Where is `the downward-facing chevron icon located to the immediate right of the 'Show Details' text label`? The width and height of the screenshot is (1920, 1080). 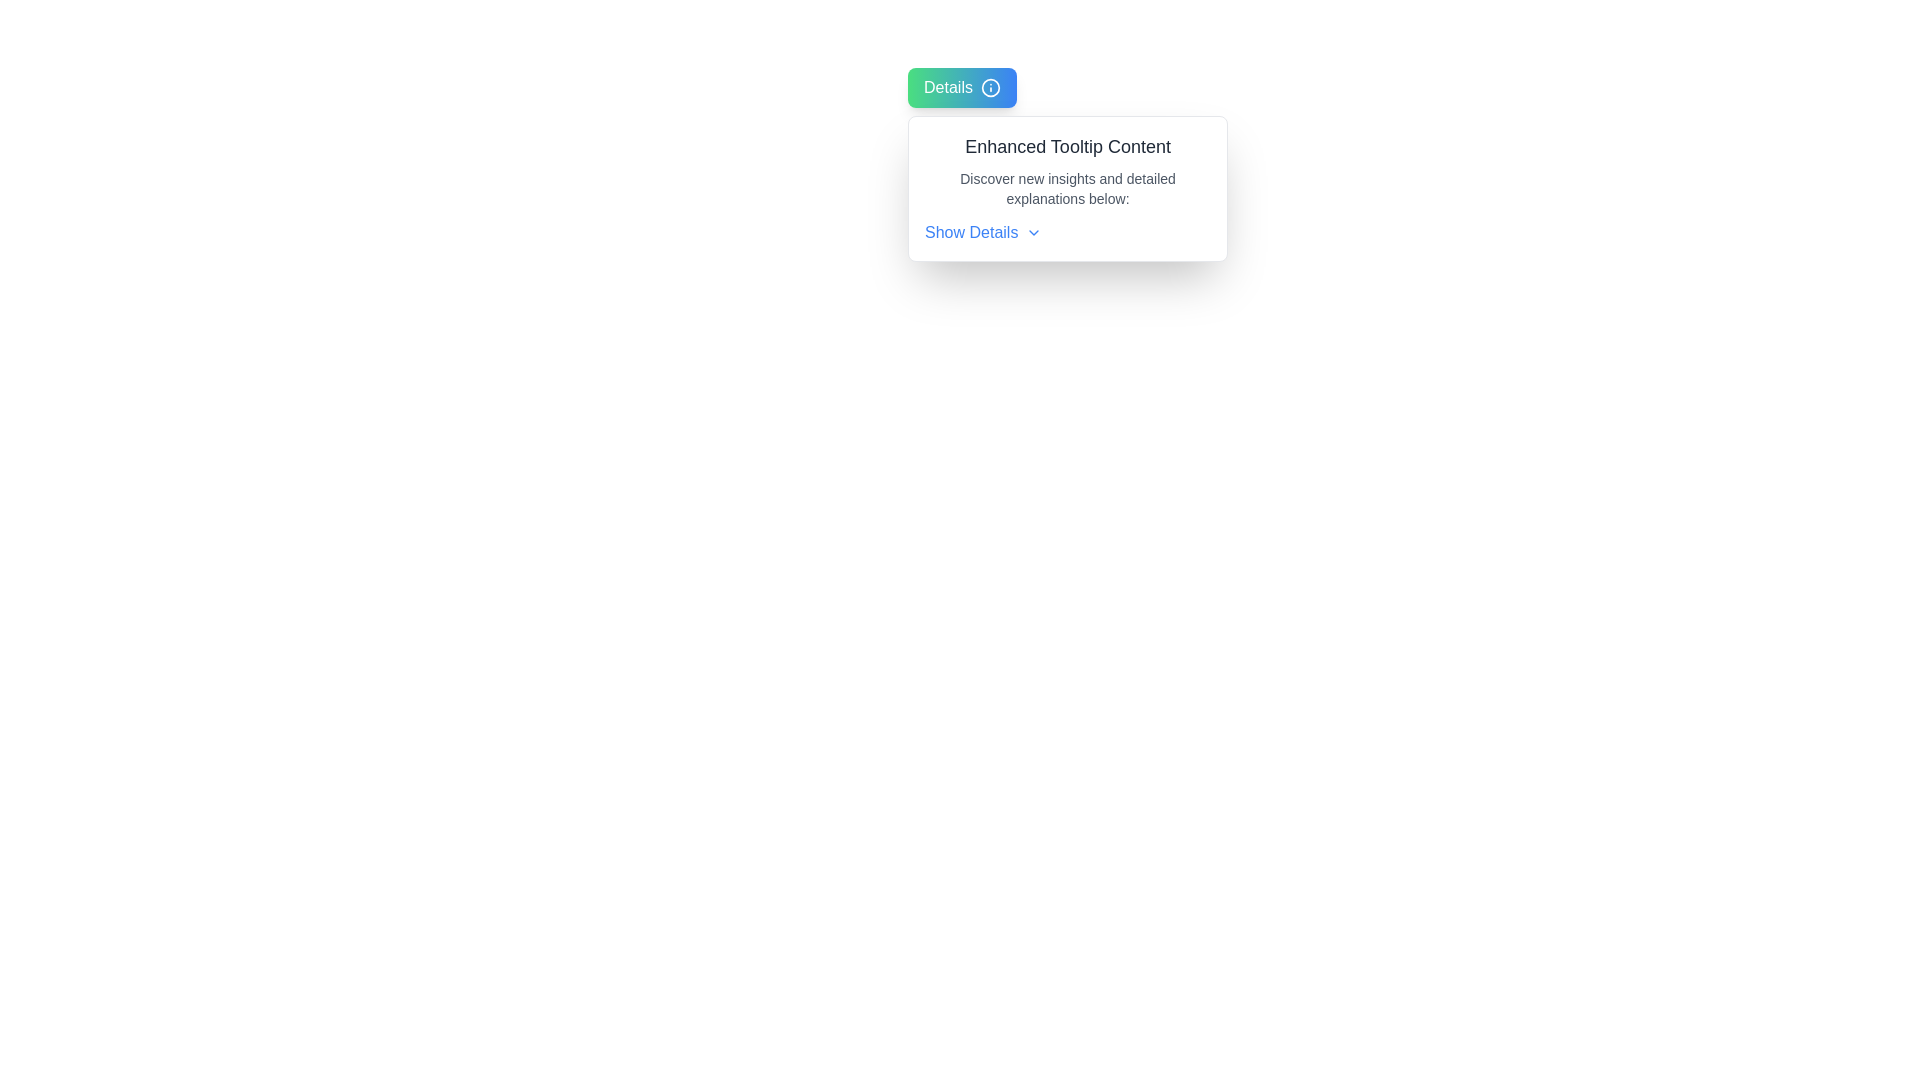 the downward-facing chevron icon located to the immediate right of the 'Show Details' text label is located at coordinates (1033, 231).